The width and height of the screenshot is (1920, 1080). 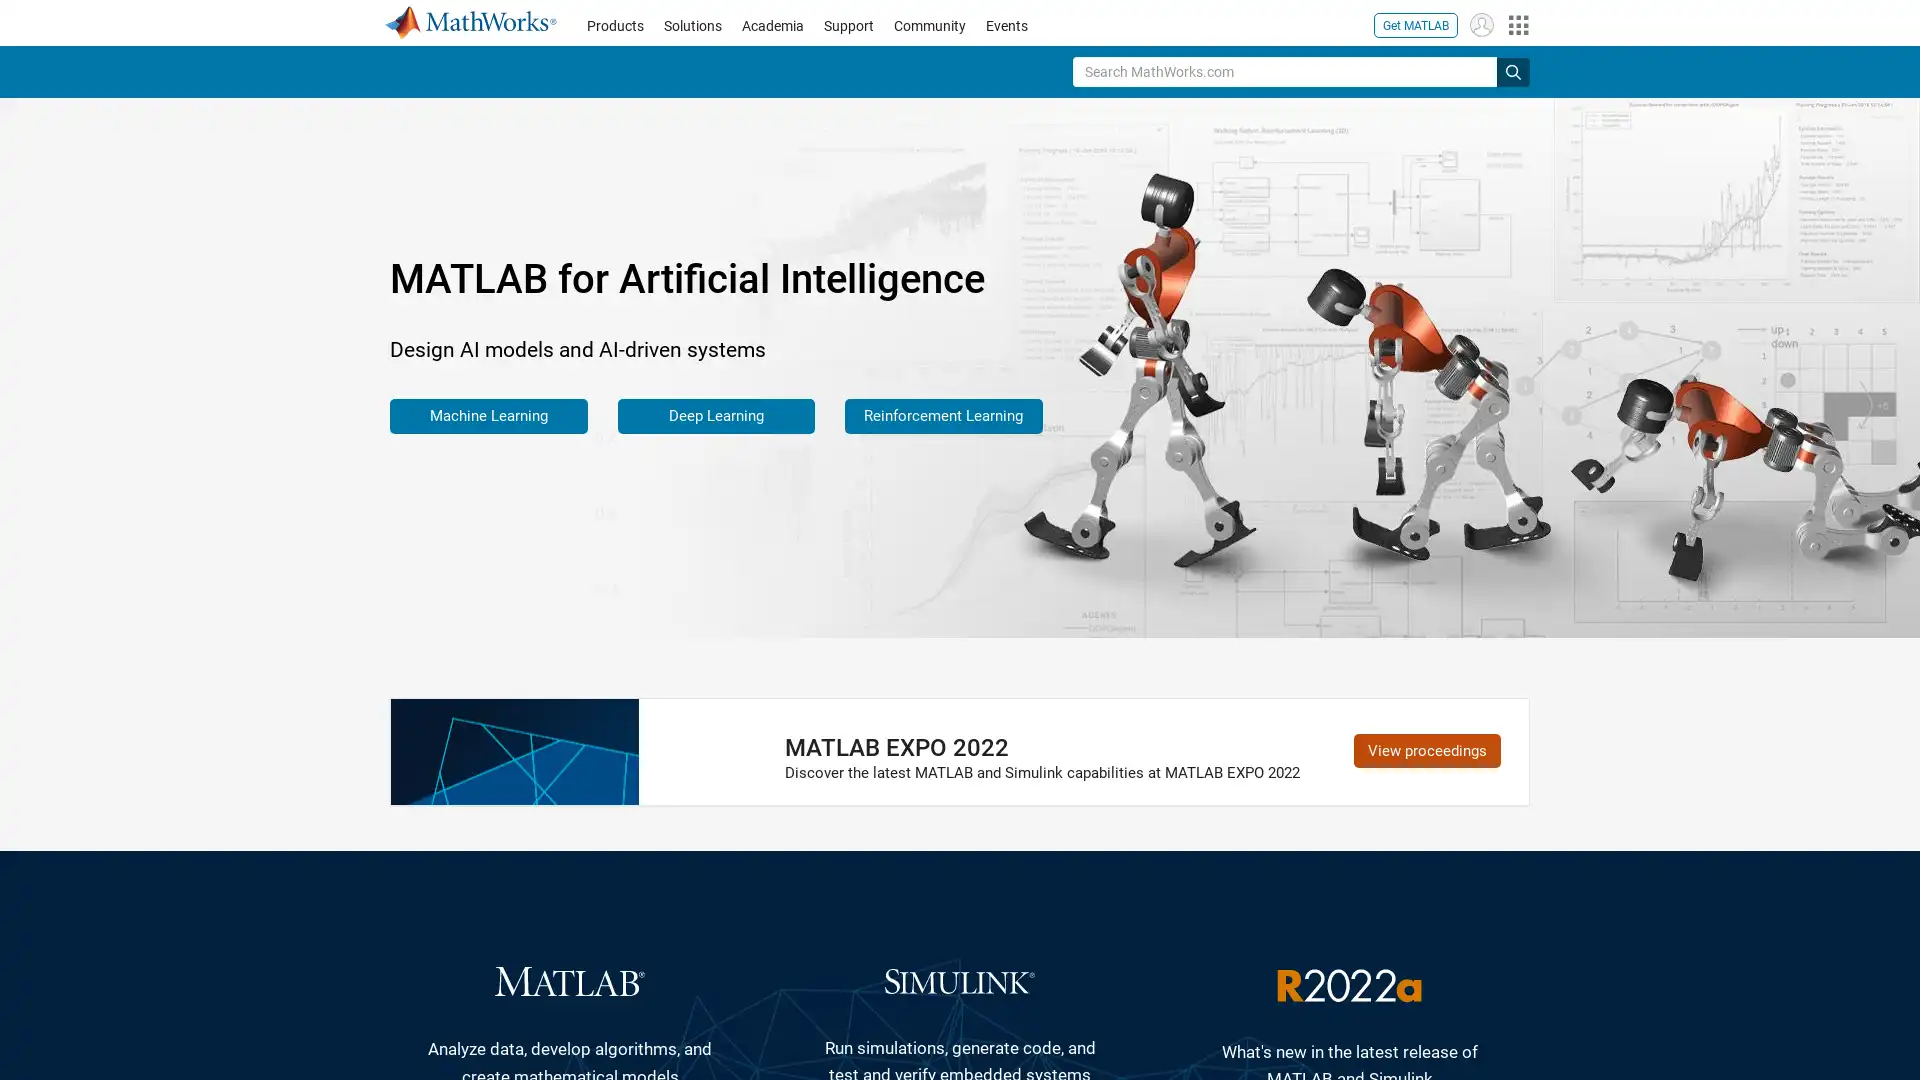 I want to click on Search, so click(x=1513, y=70).